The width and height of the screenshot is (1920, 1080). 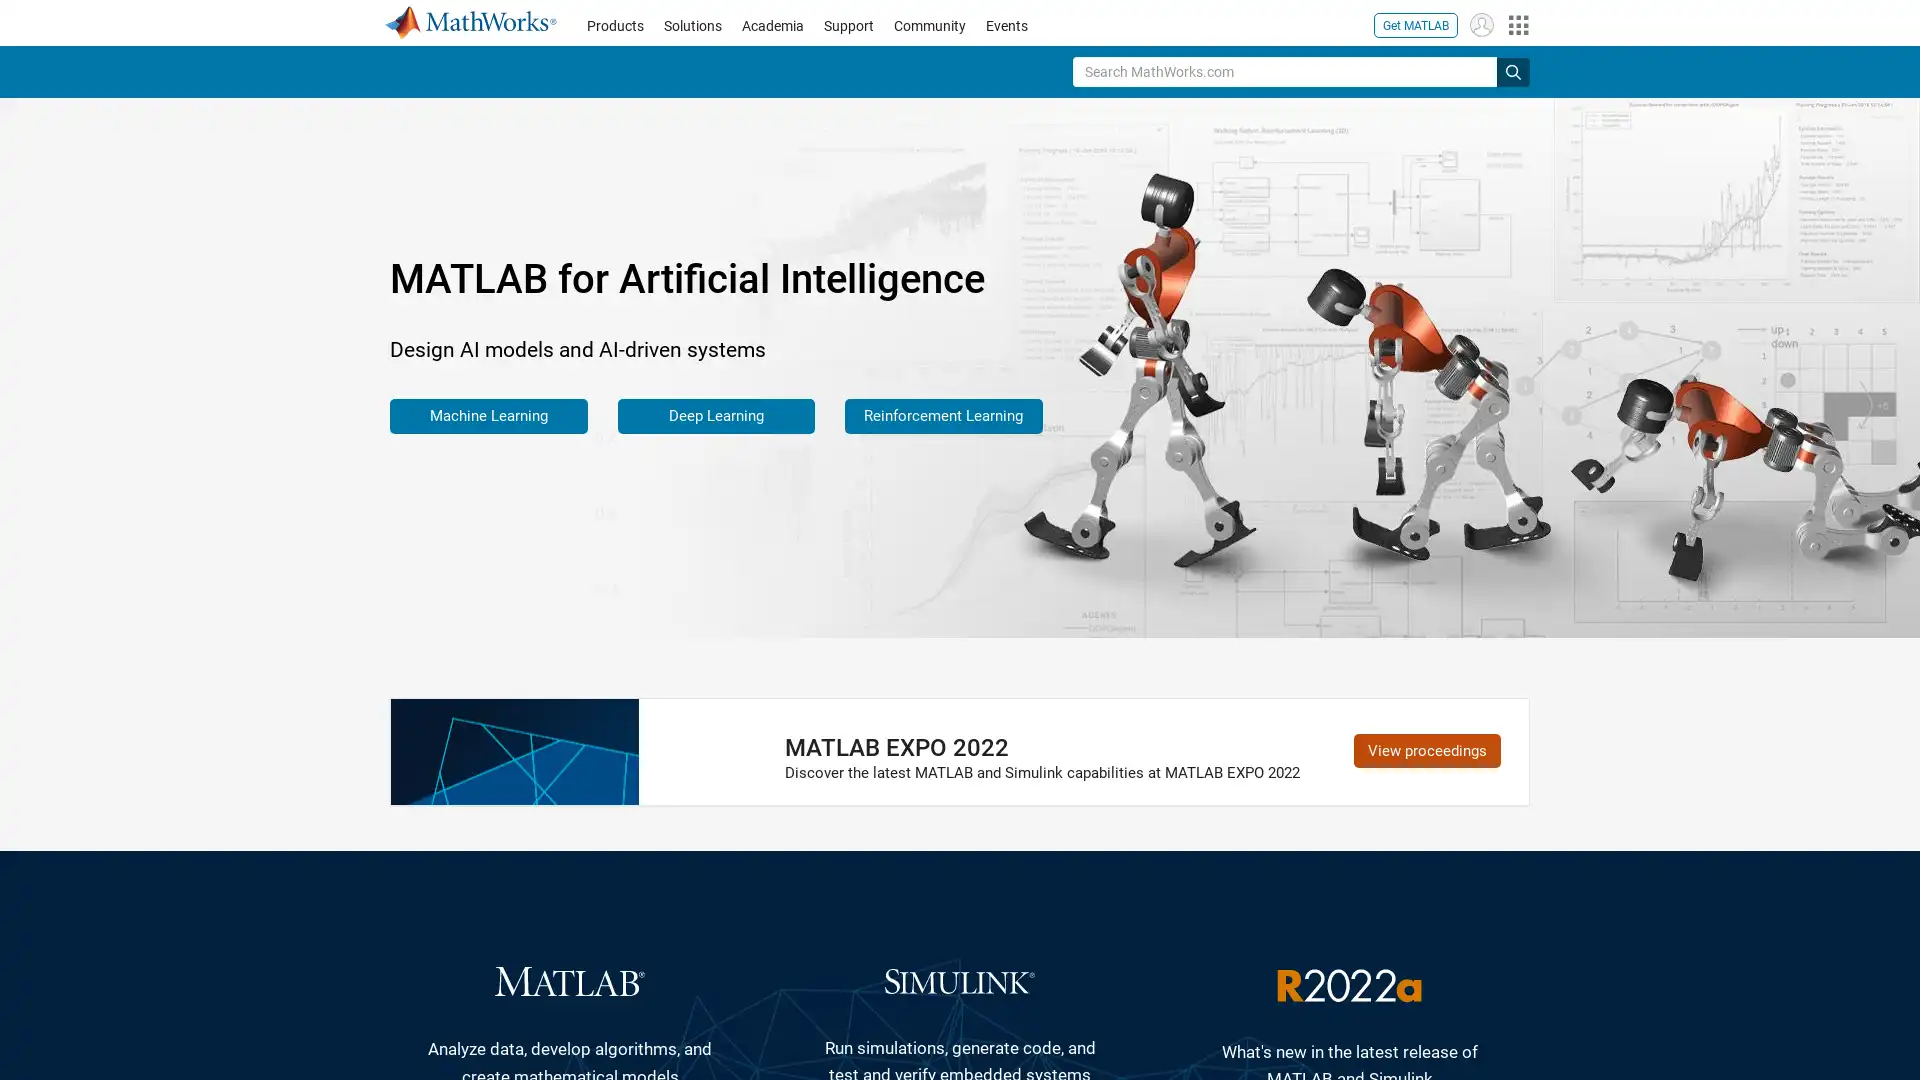 I want to click on Search, so click(x=1513, y=70).